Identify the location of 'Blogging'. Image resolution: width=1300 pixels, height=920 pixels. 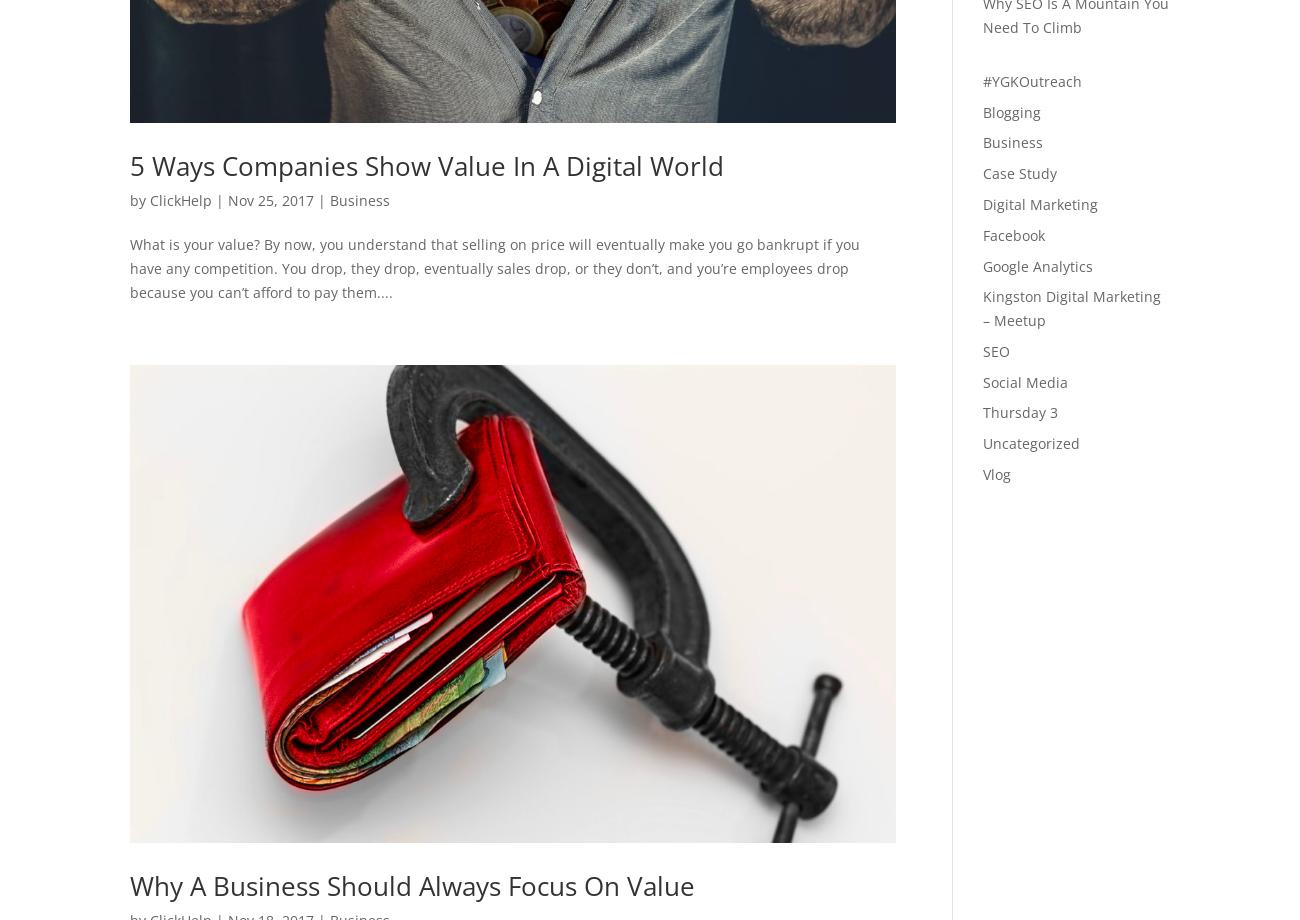
(1010, 111).